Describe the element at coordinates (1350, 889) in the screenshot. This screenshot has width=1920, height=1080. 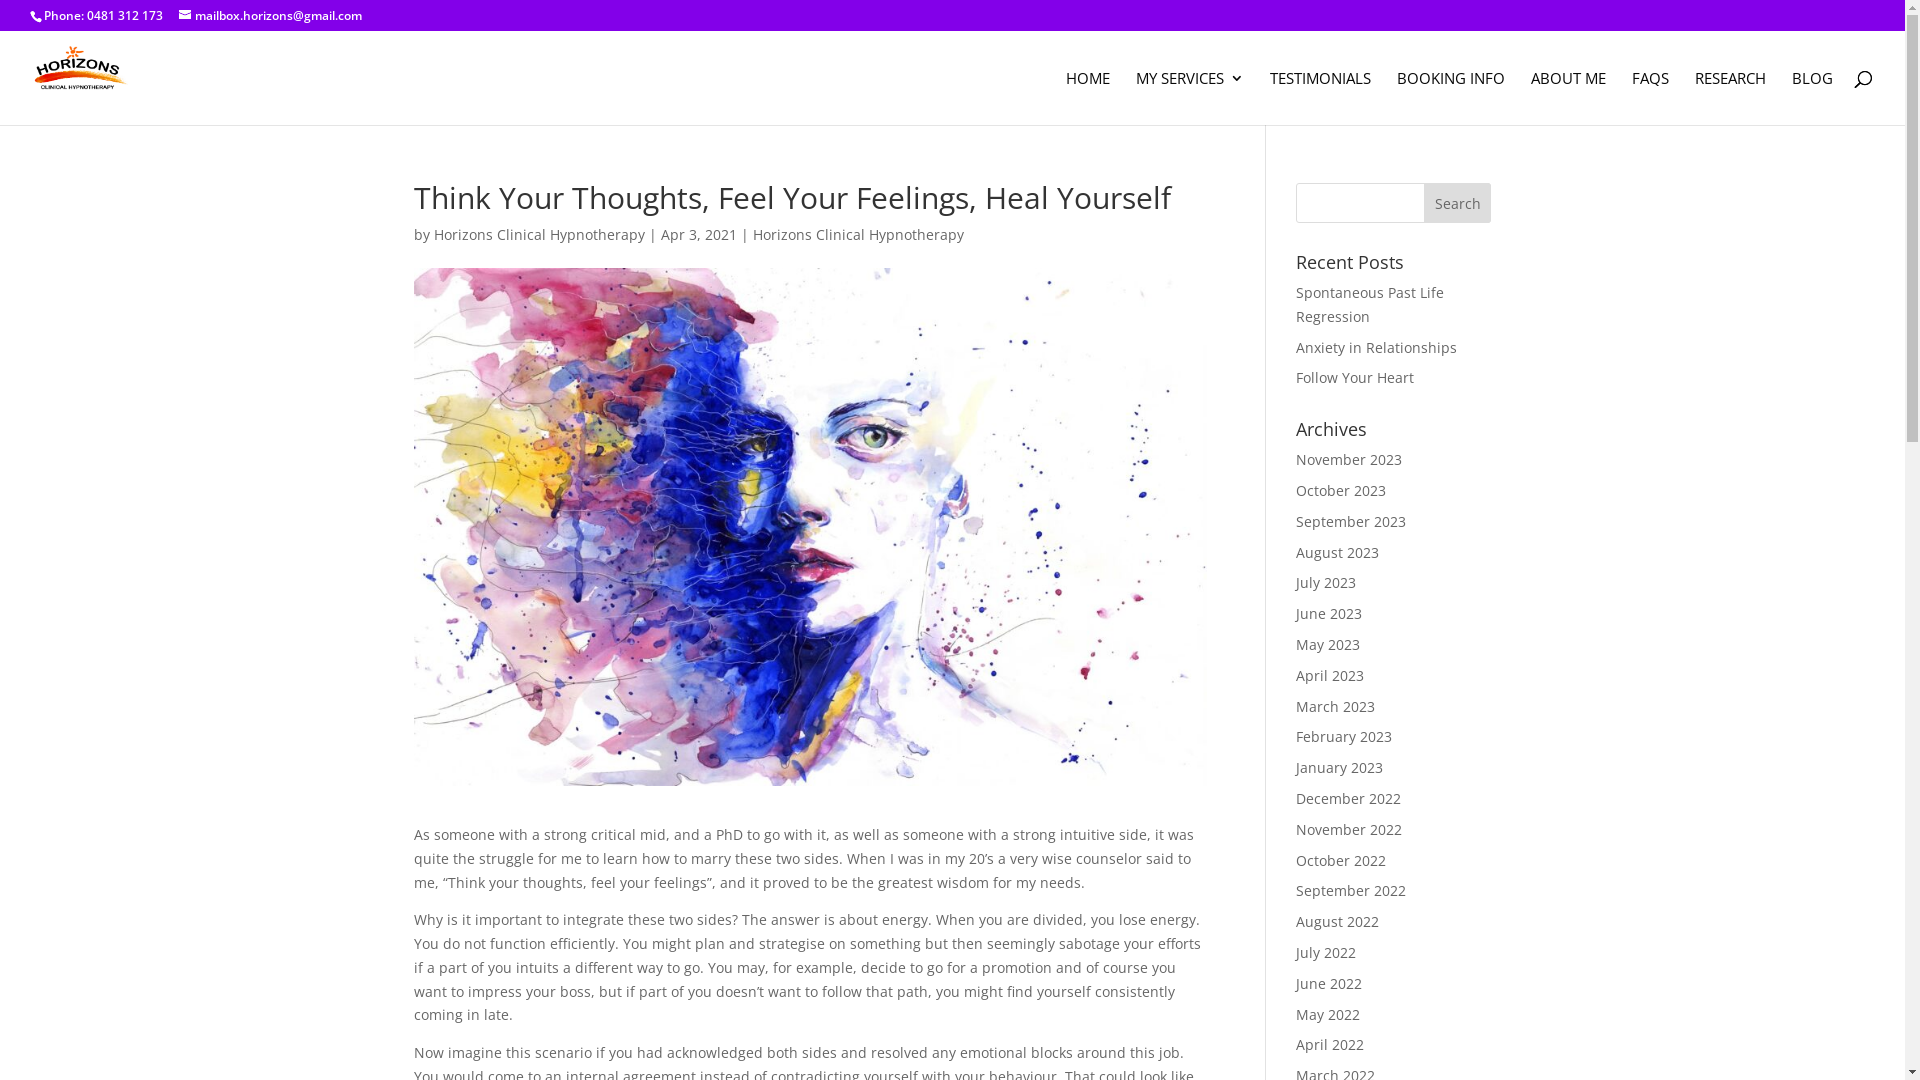
I see `'September 2022'` at that location.